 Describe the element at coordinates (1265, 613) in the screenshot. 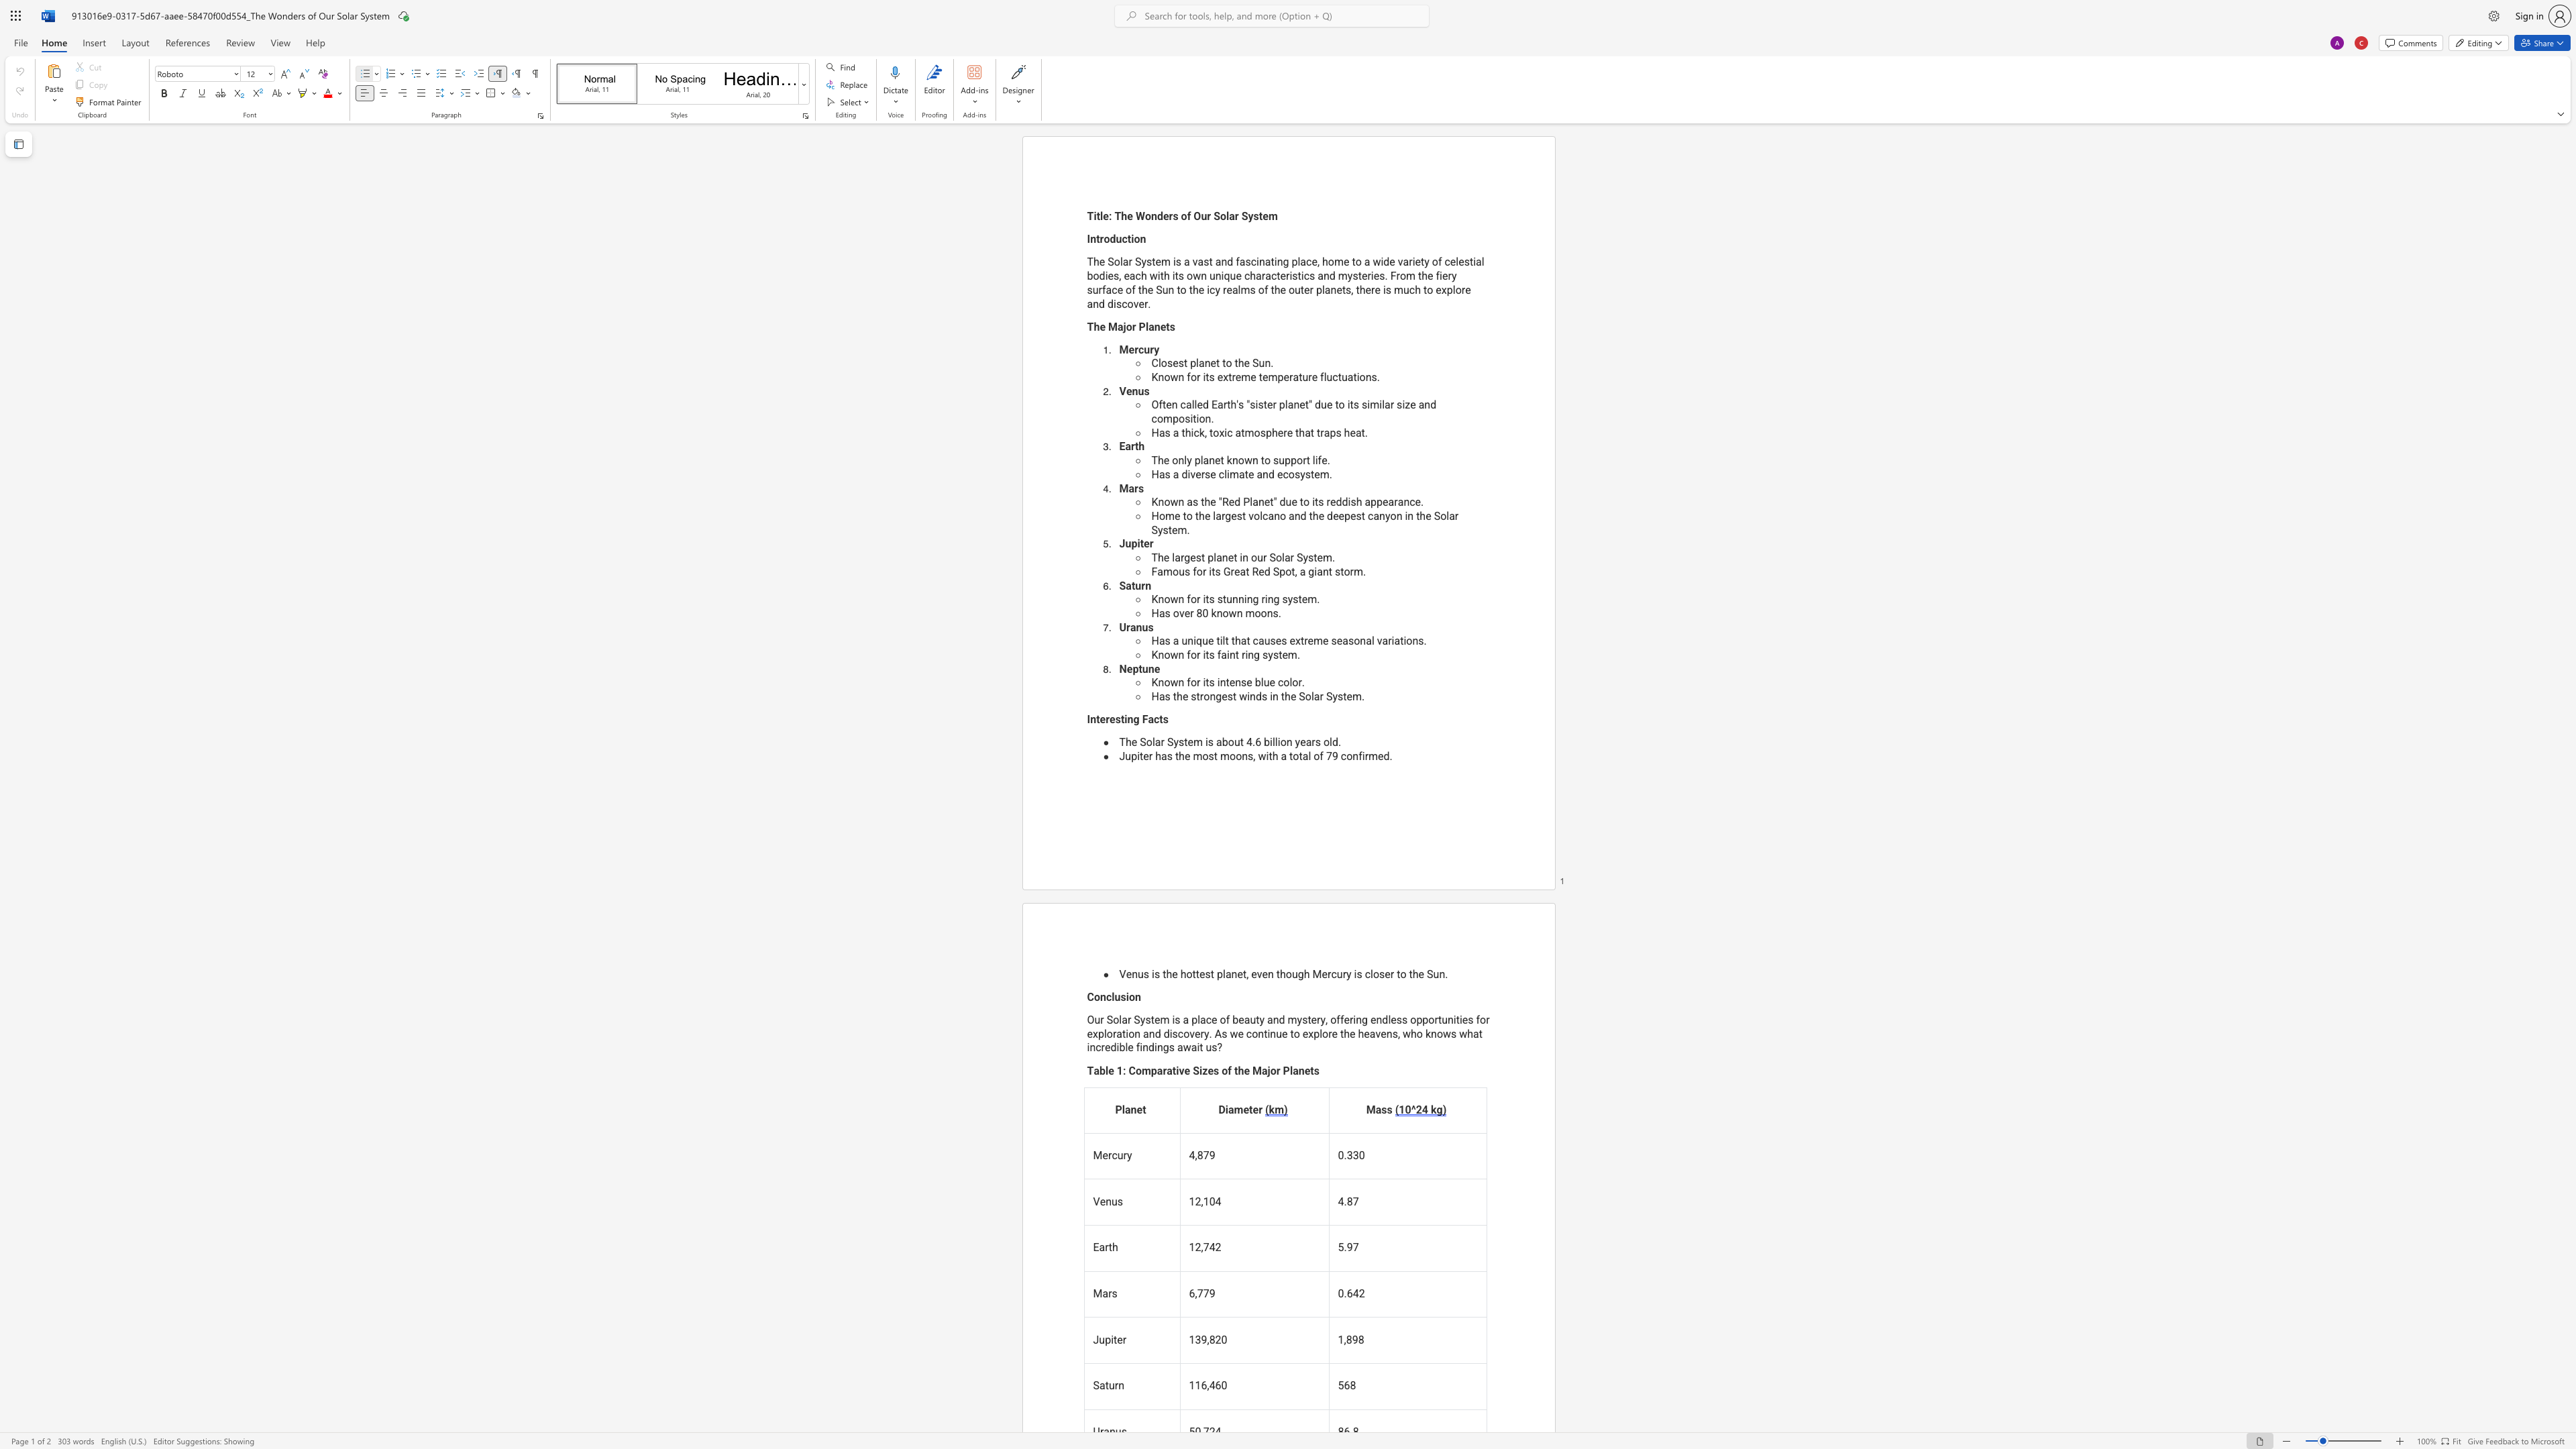

I see `the space between the continuous character "o" and "n" in the text` at that location.